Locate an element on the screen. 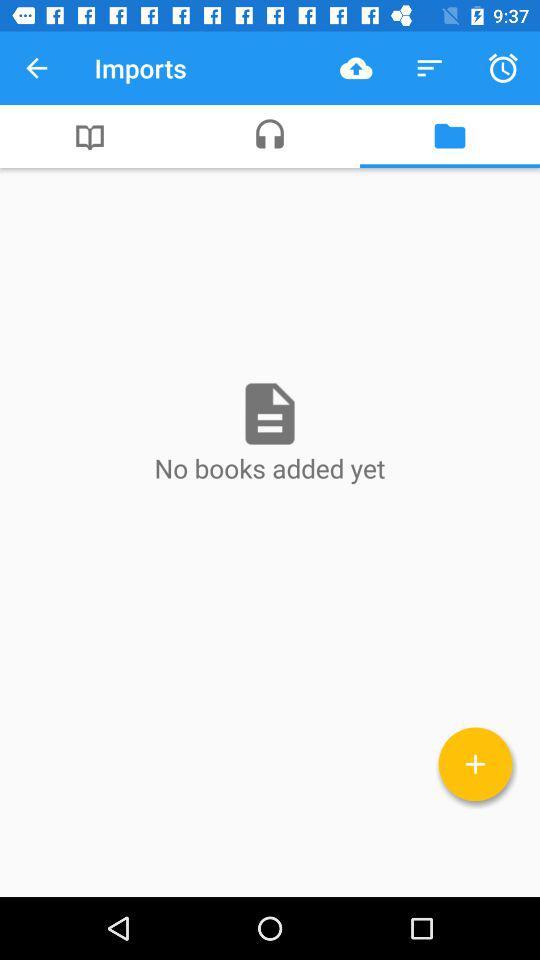 Image resolution: width=540 pixels, height=960 pixels. new book is located at coordinates (474, 763).